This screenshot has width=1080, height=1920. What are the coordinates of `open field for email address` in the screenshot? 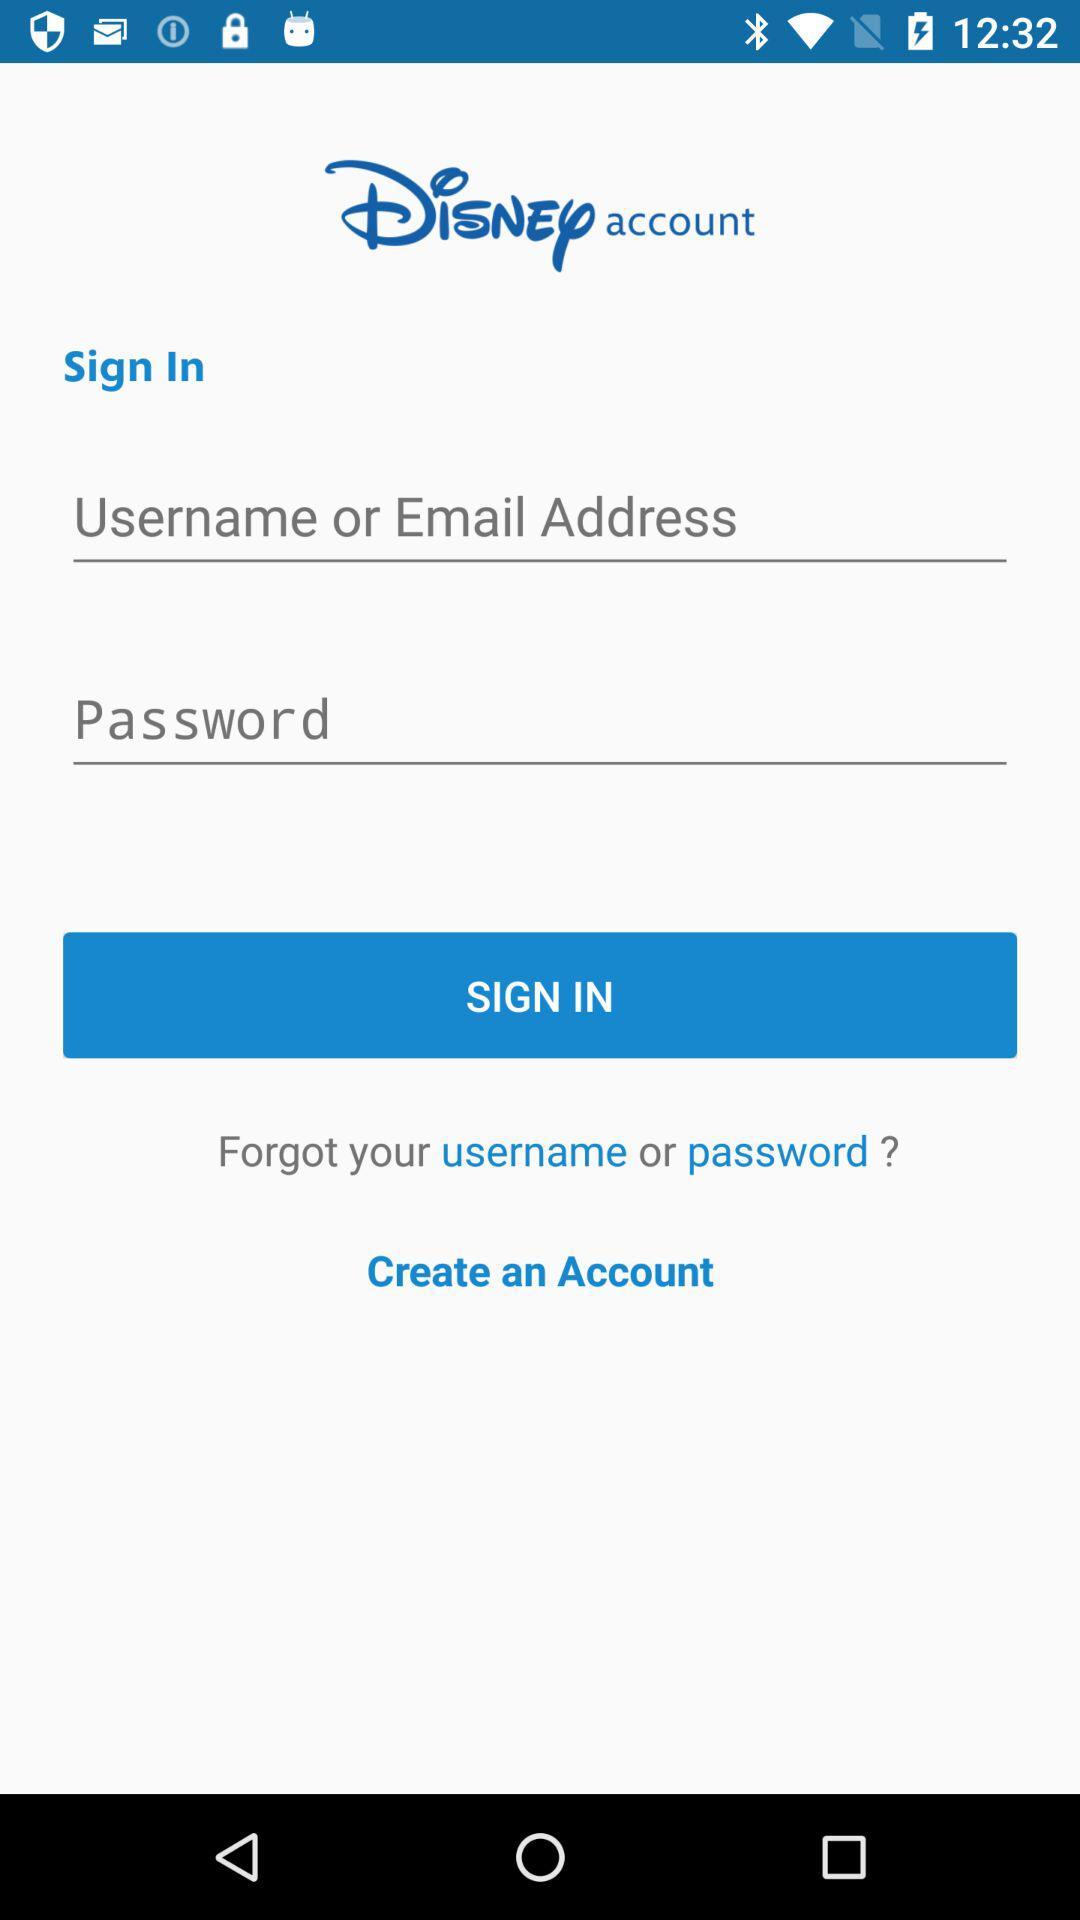 It's located at (540, 518).